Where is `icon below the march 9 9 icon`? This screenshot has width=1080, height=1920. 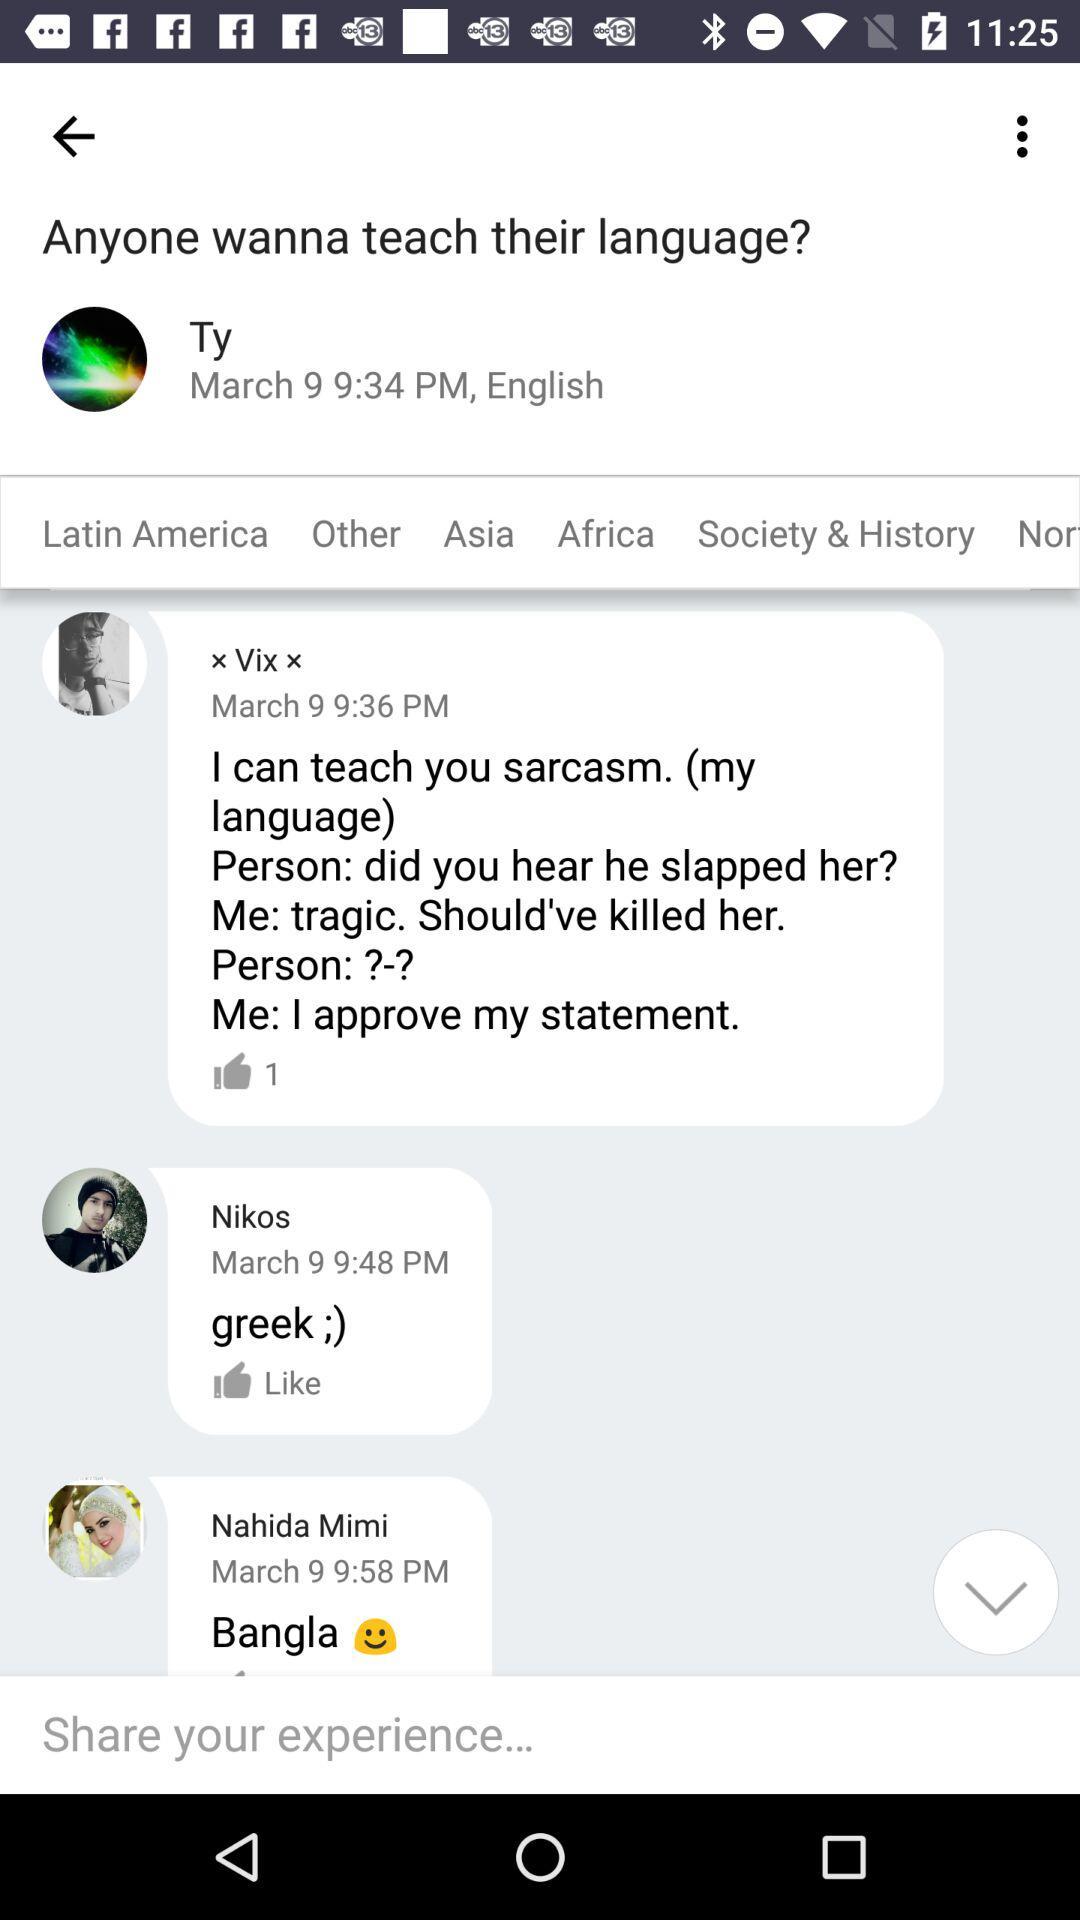 icon below the march 9 9 icon is located at coordinates (245, 1072).